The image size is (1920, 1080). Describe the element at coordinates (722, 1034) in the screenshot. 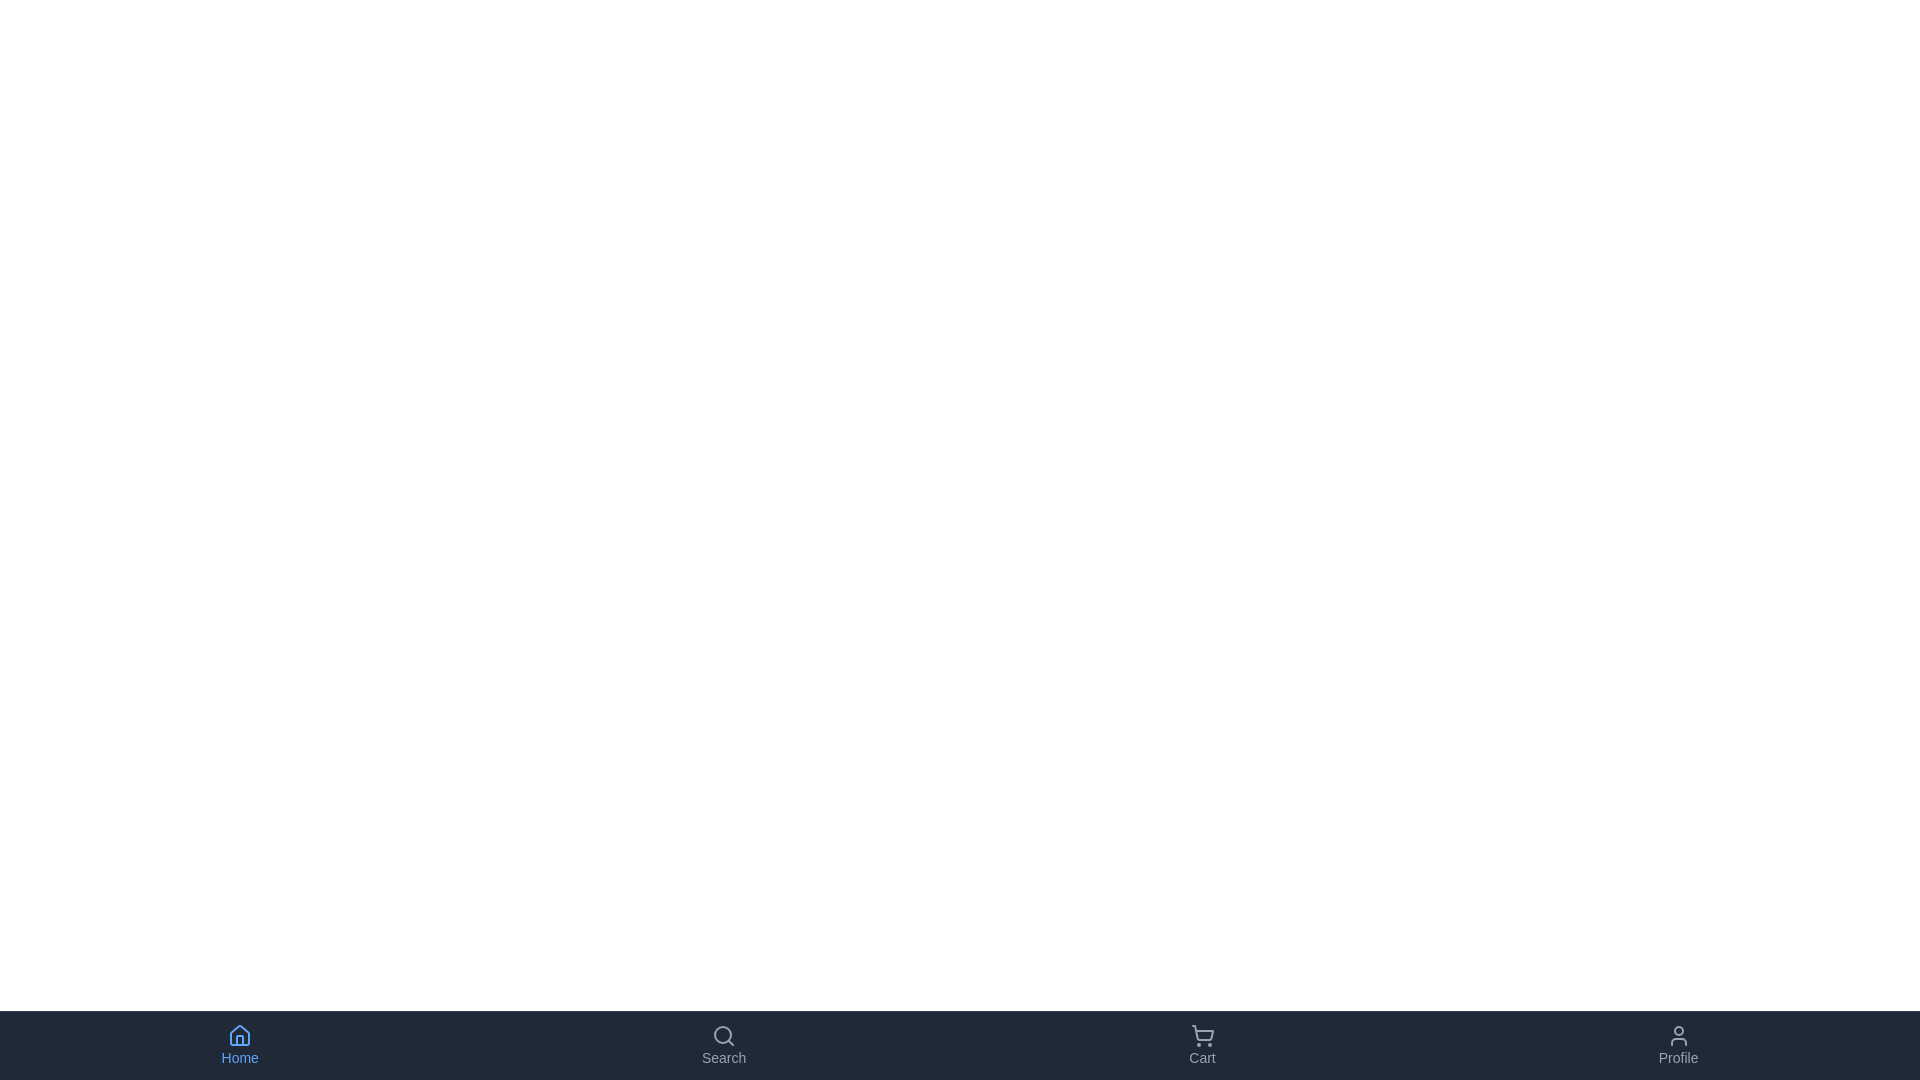

I see `the circular shape with an 8-unit radius located within the magnifying glass icon in the bottom navigation bar` at that location.